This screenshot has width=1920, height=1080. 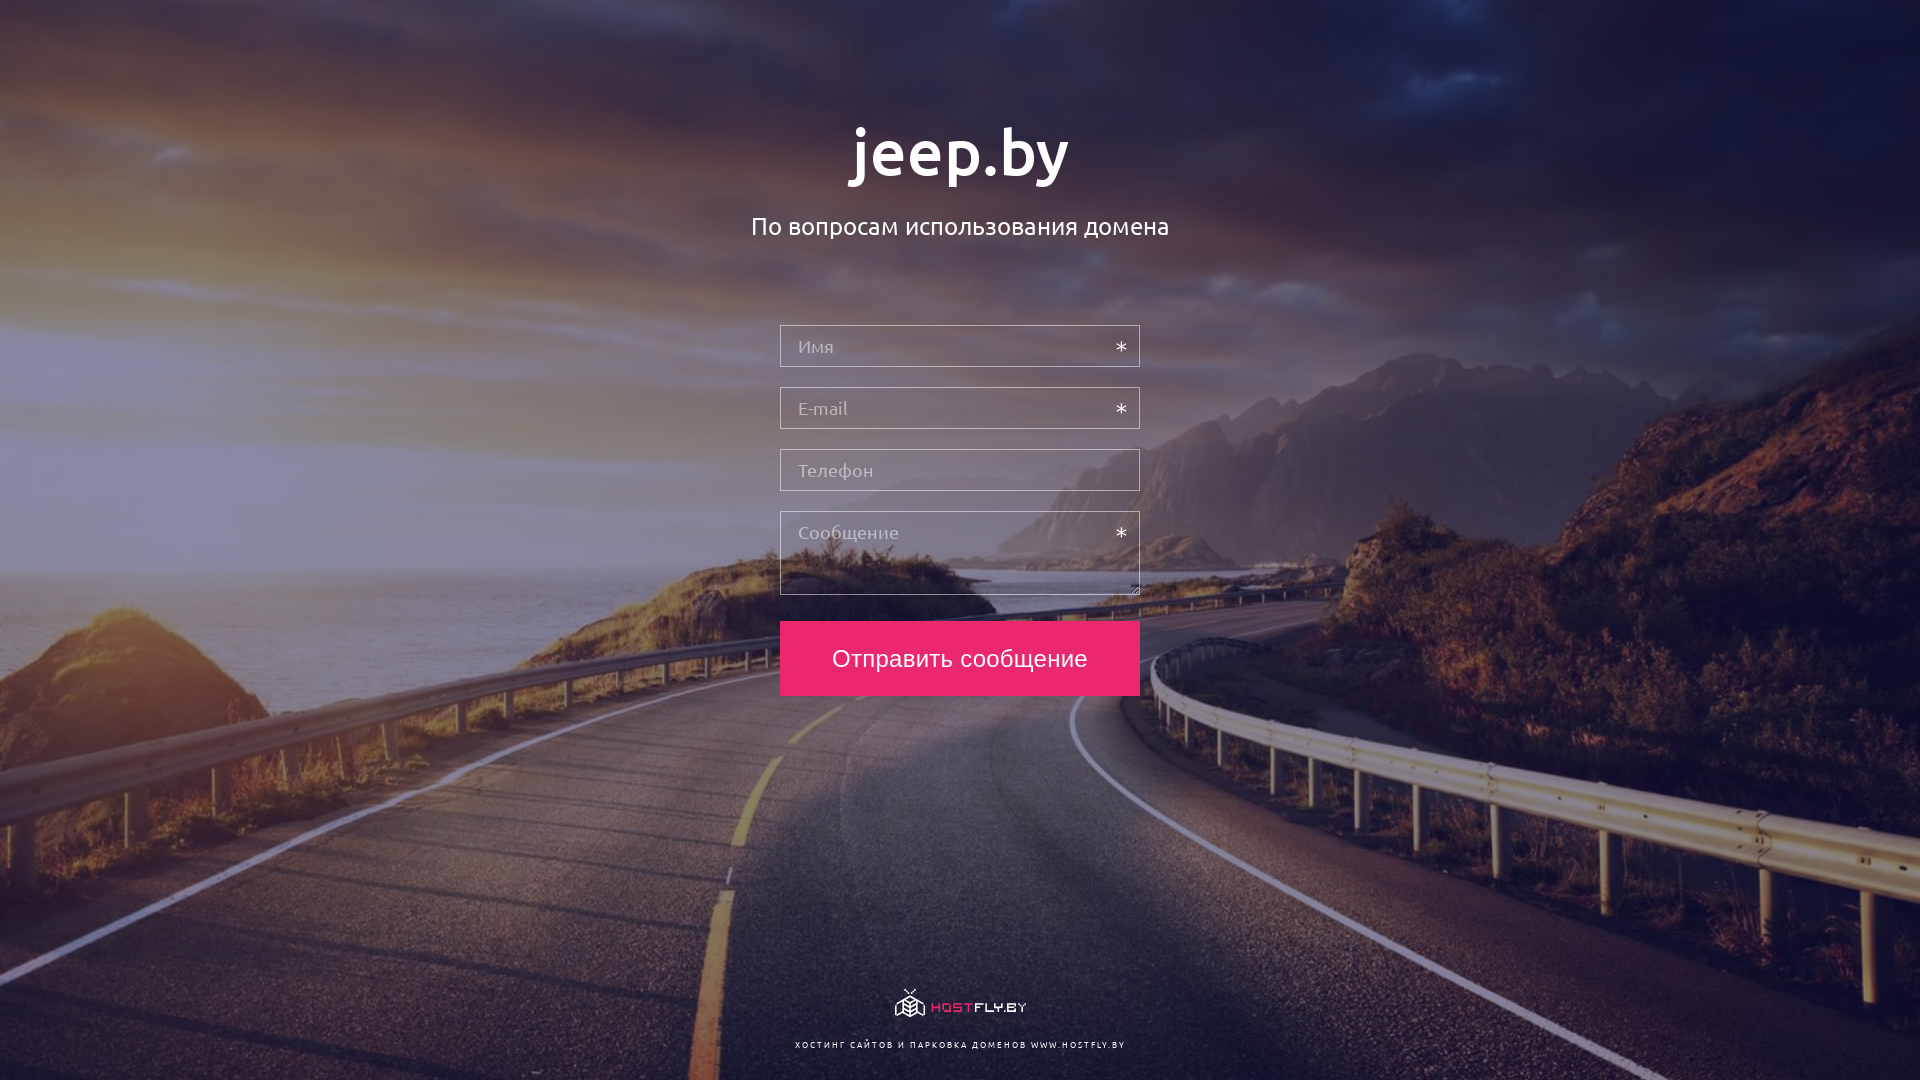 What do you see at coordinates (1076, 1043) in the screenshot?
I see `'WWW.HOSTFLY.BY'` at bounding box center [1076, 1043].